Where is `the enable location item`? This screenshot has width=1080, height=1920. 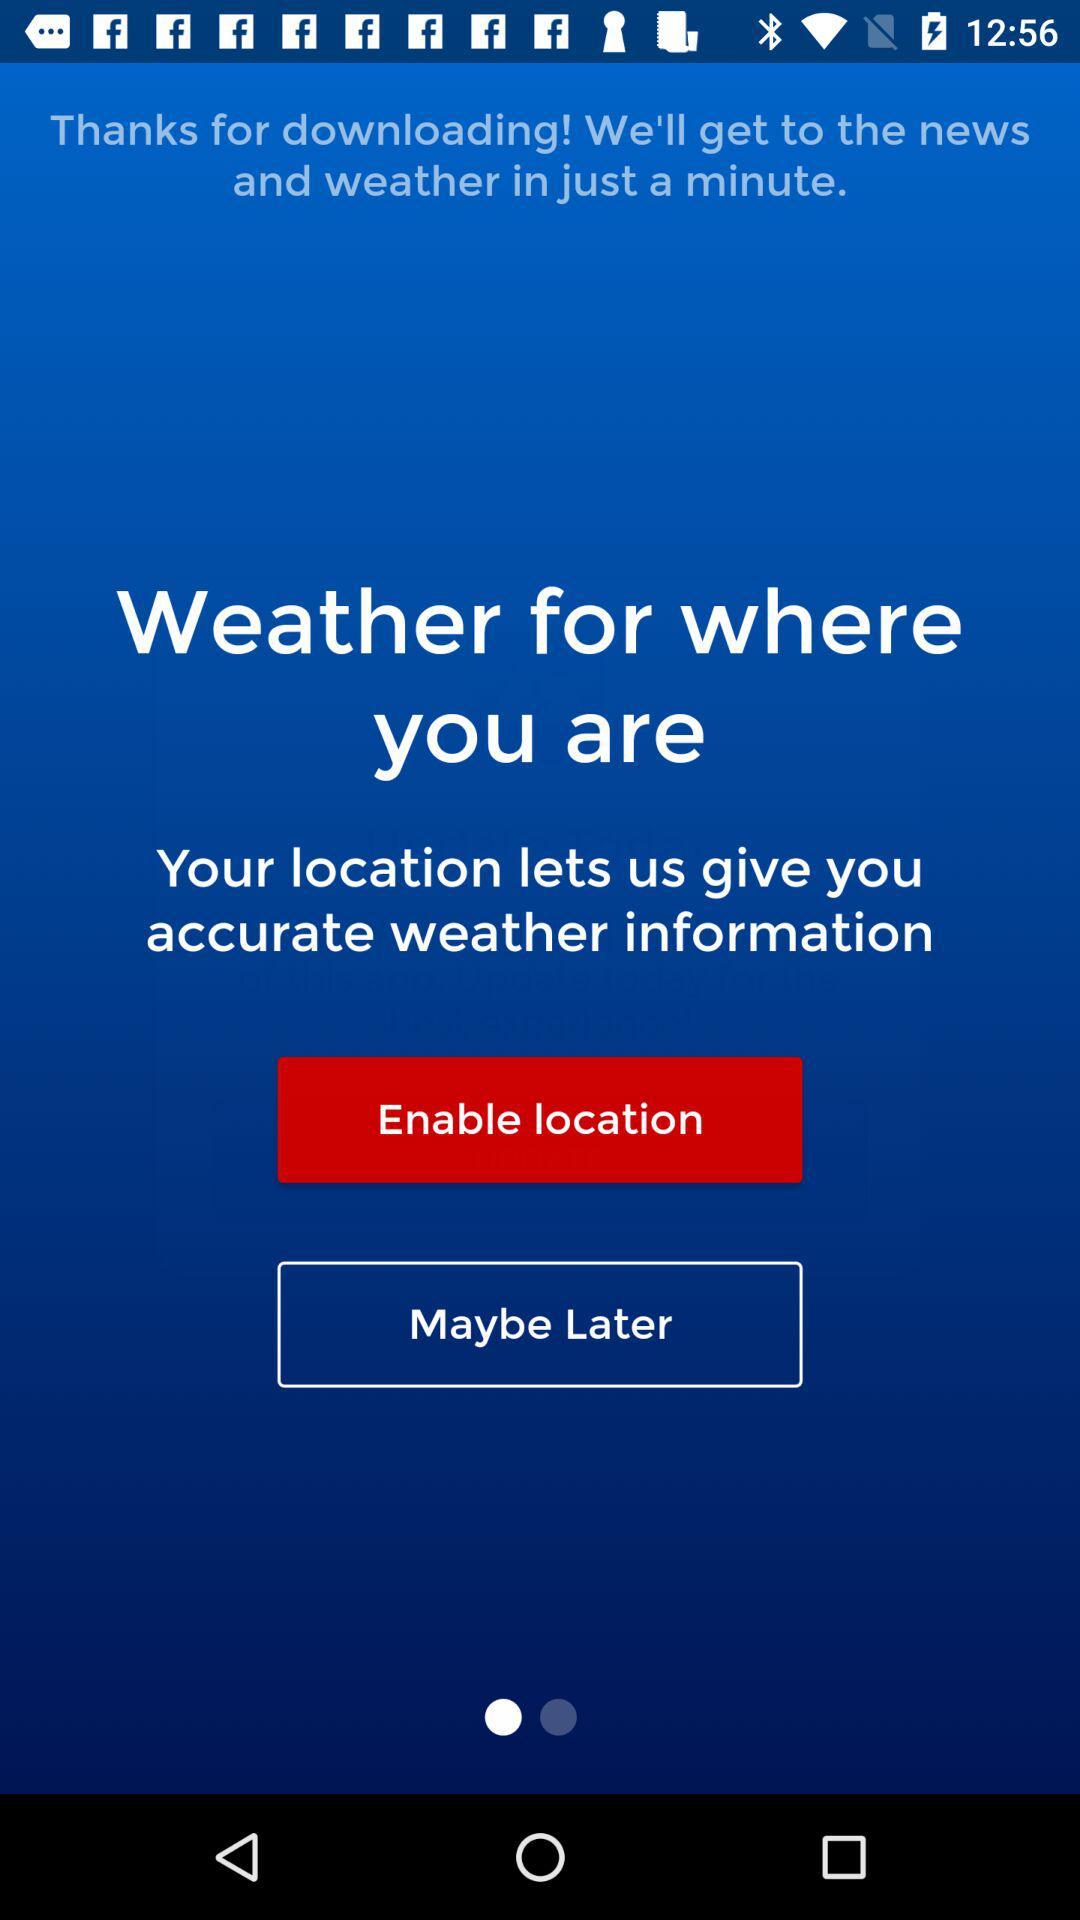
the enable location item is located at coordinates (540, 1118).